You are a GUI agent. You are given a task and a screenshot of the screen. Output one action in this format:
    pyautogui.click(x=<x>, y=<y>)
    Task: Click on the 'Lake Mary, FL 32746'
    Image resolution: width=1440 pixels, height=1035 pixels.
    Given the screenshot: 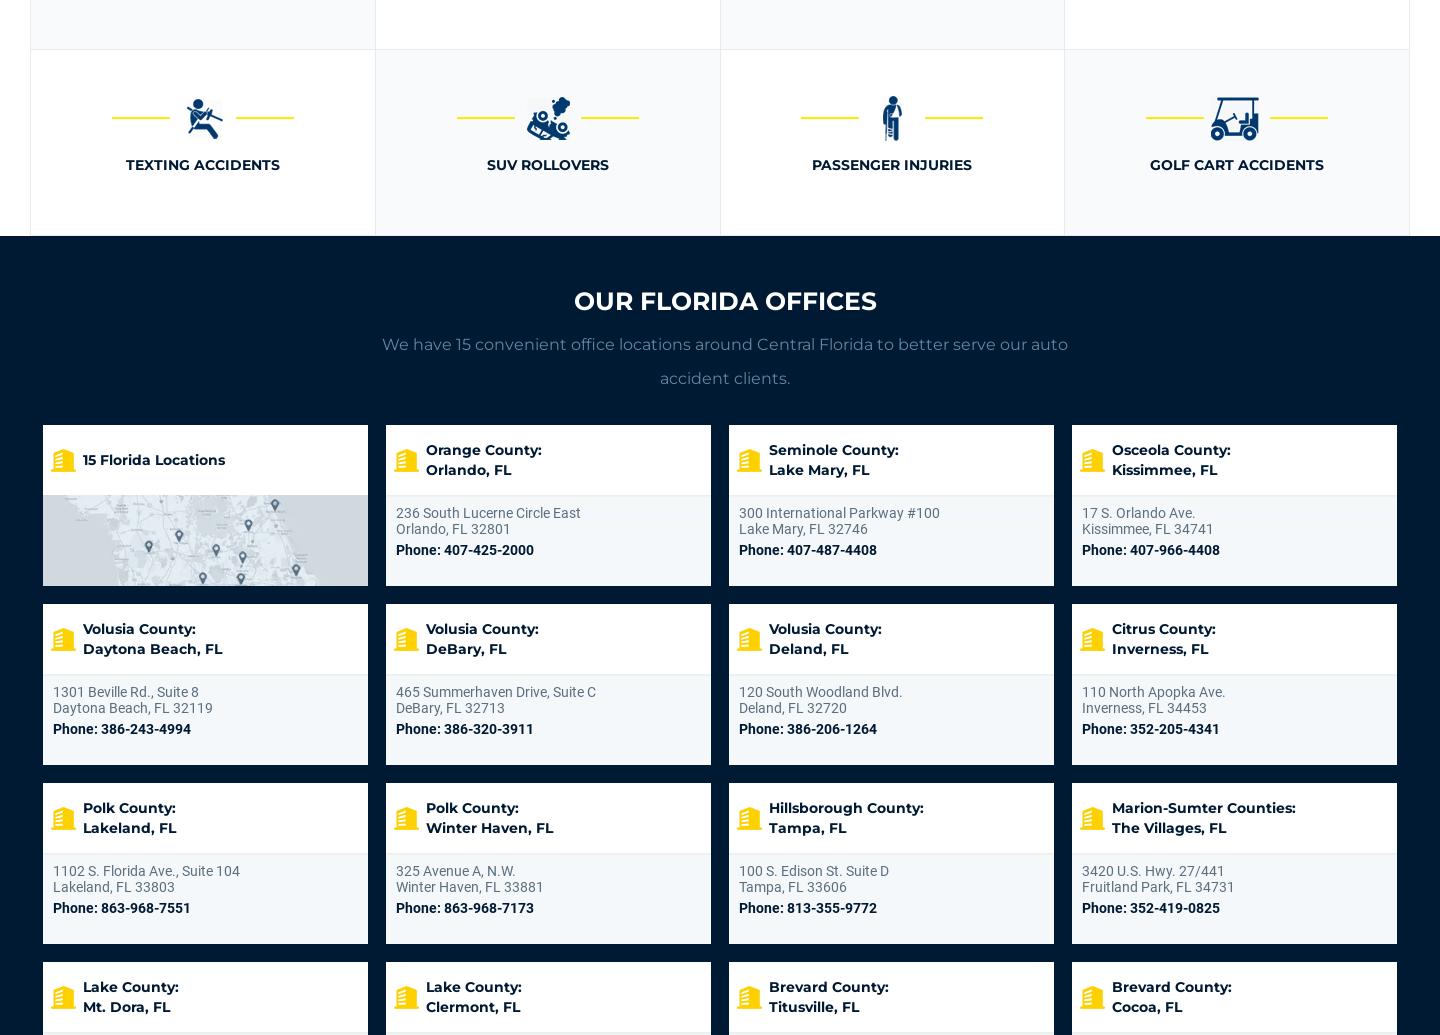 What is the action you would take?
    pyautogui.click(x=803, y=527)
    